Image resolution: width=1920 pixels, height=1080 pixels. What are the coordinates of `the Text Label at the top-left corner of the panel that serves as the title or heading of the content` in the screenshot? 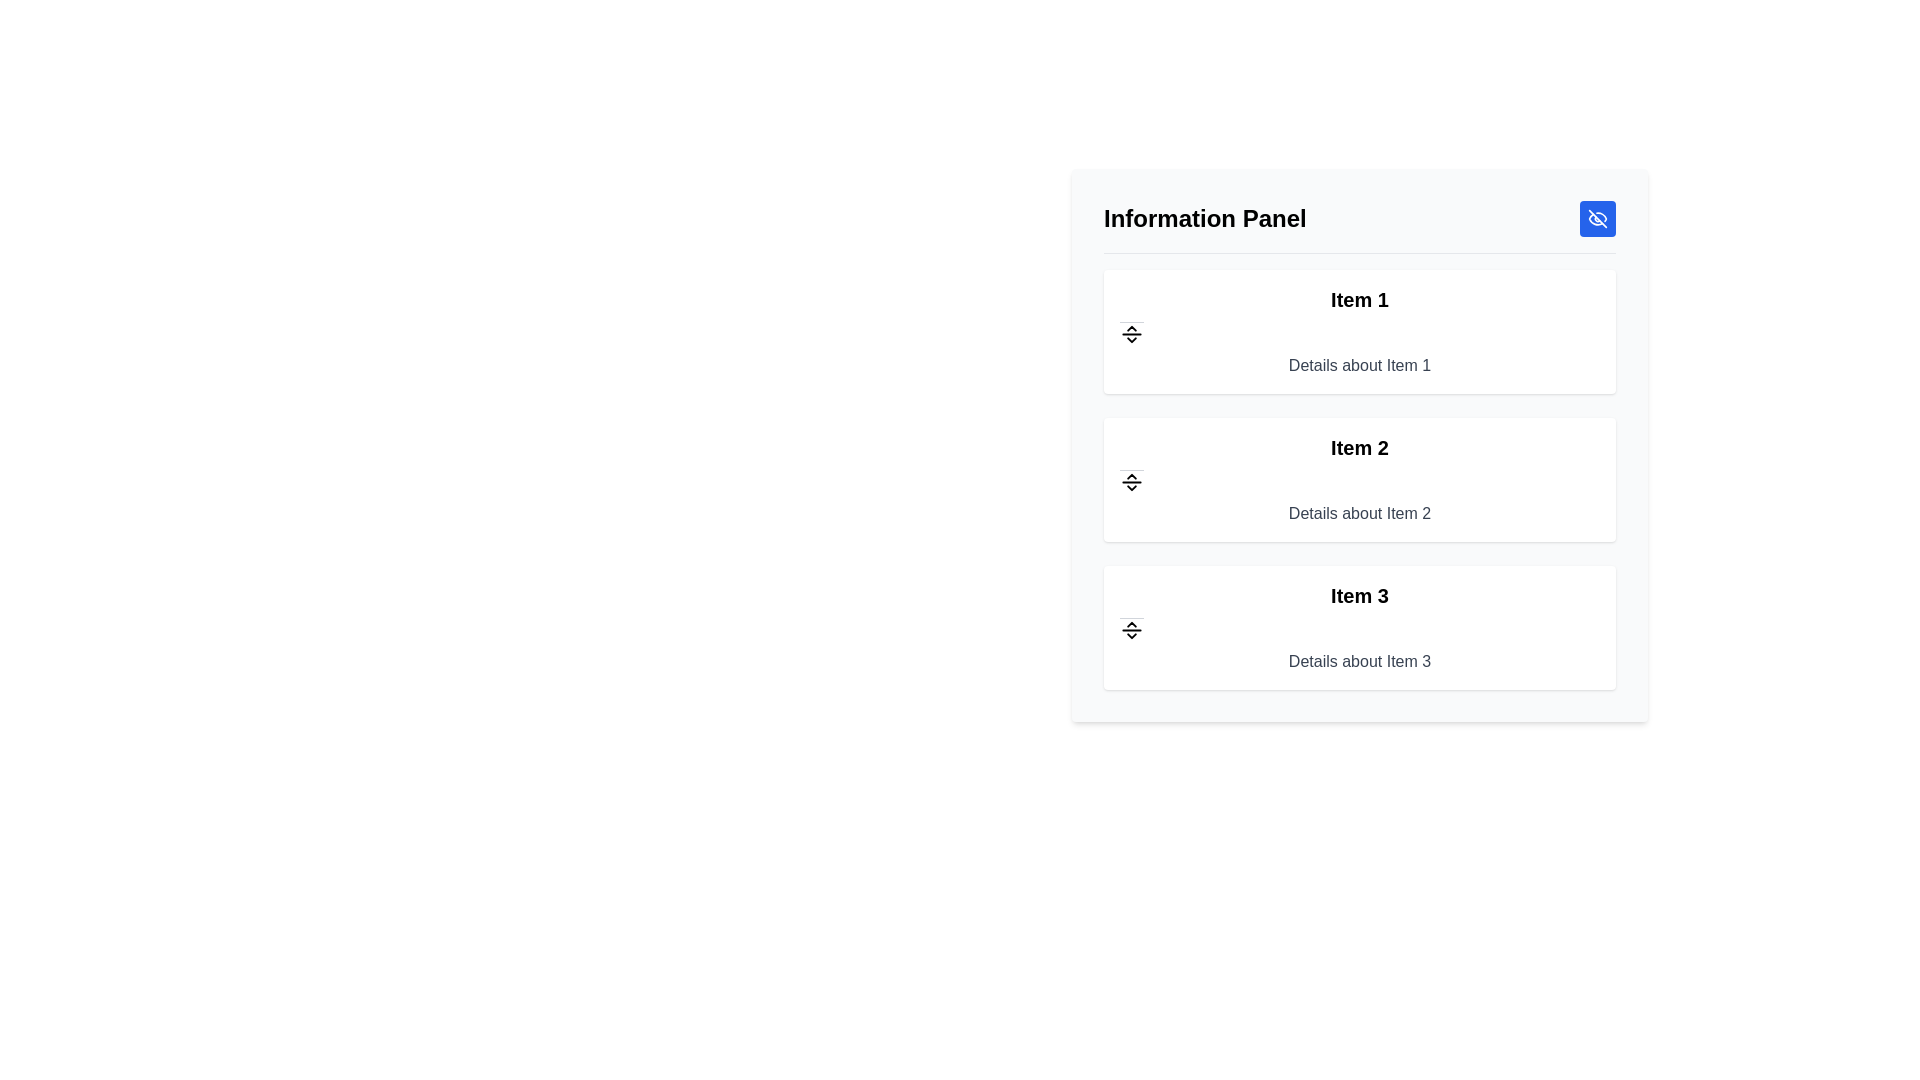 It's located at (1204, 219).